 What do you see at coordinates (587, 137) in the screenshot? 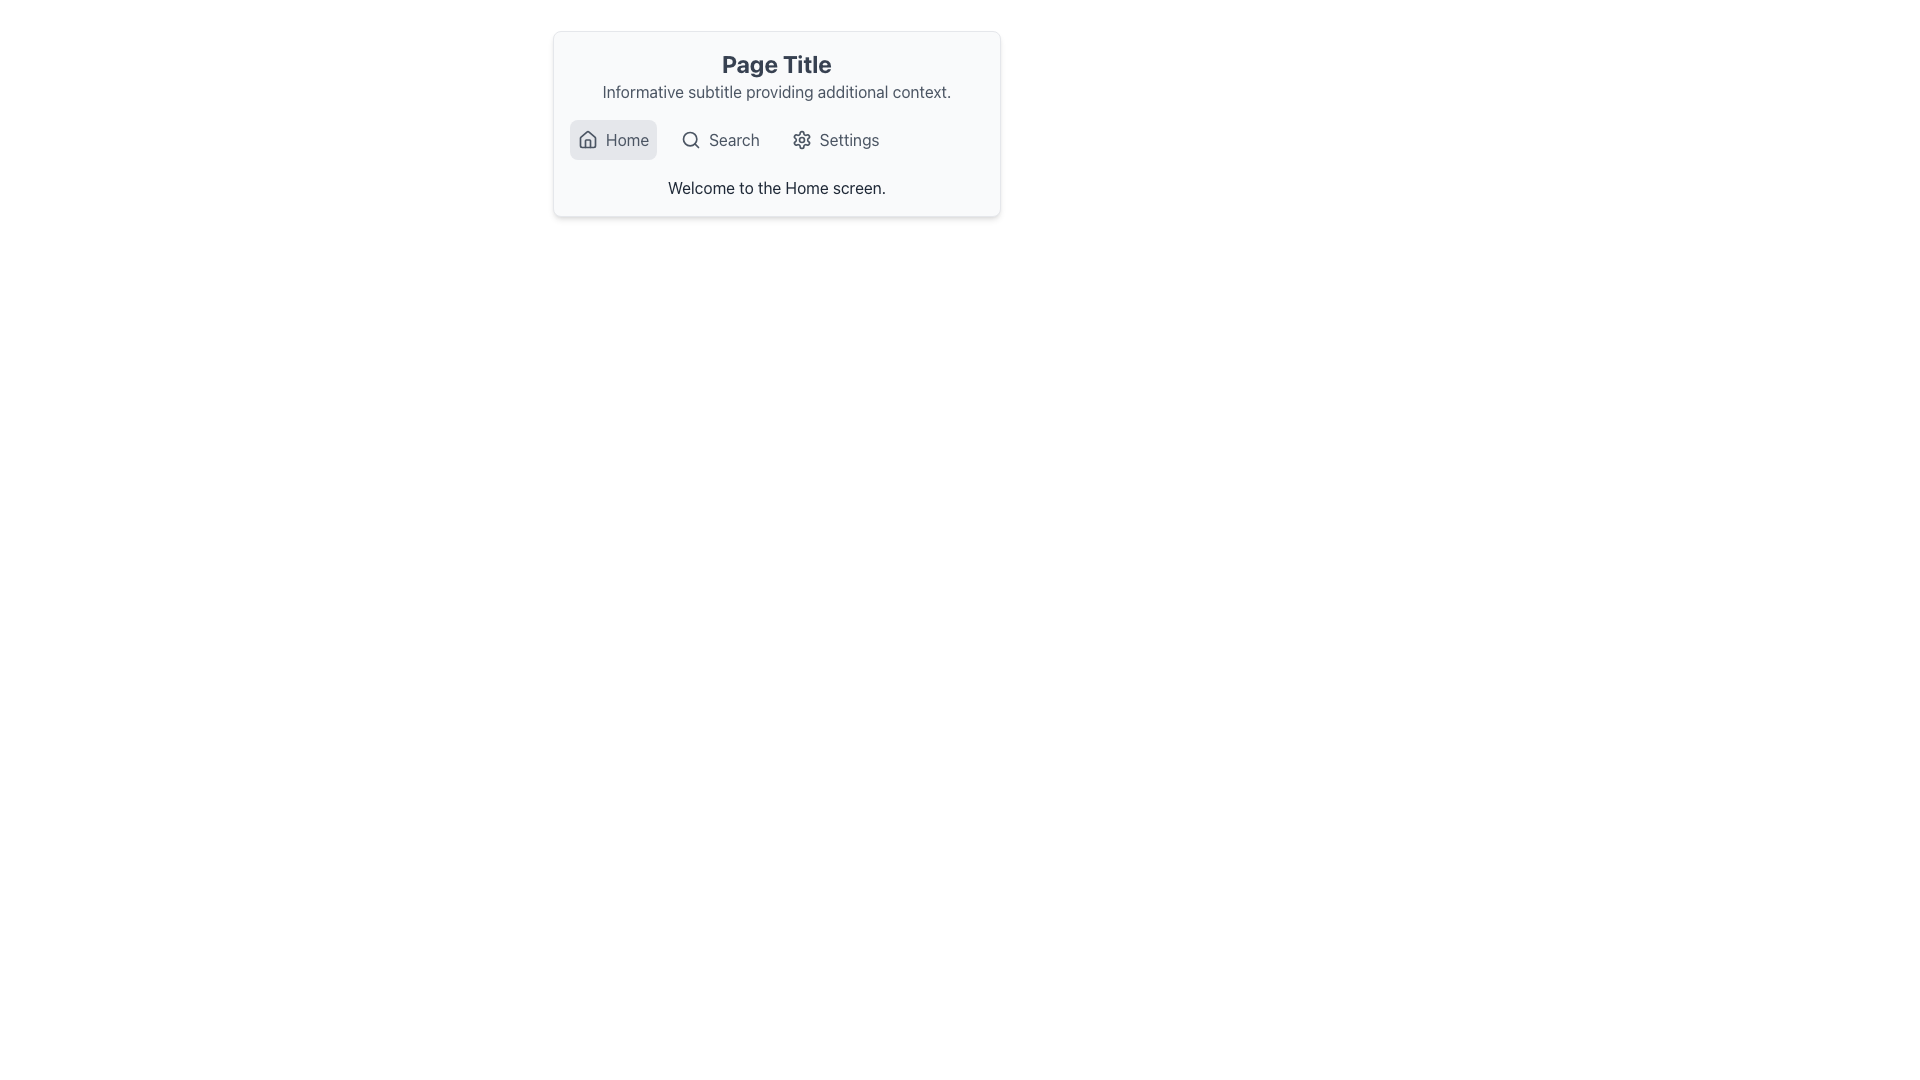
I see `the lower portion of the house icon located in the top-center area of the user interface, which represents a home page navigation action` at bounding box center [587, 137].